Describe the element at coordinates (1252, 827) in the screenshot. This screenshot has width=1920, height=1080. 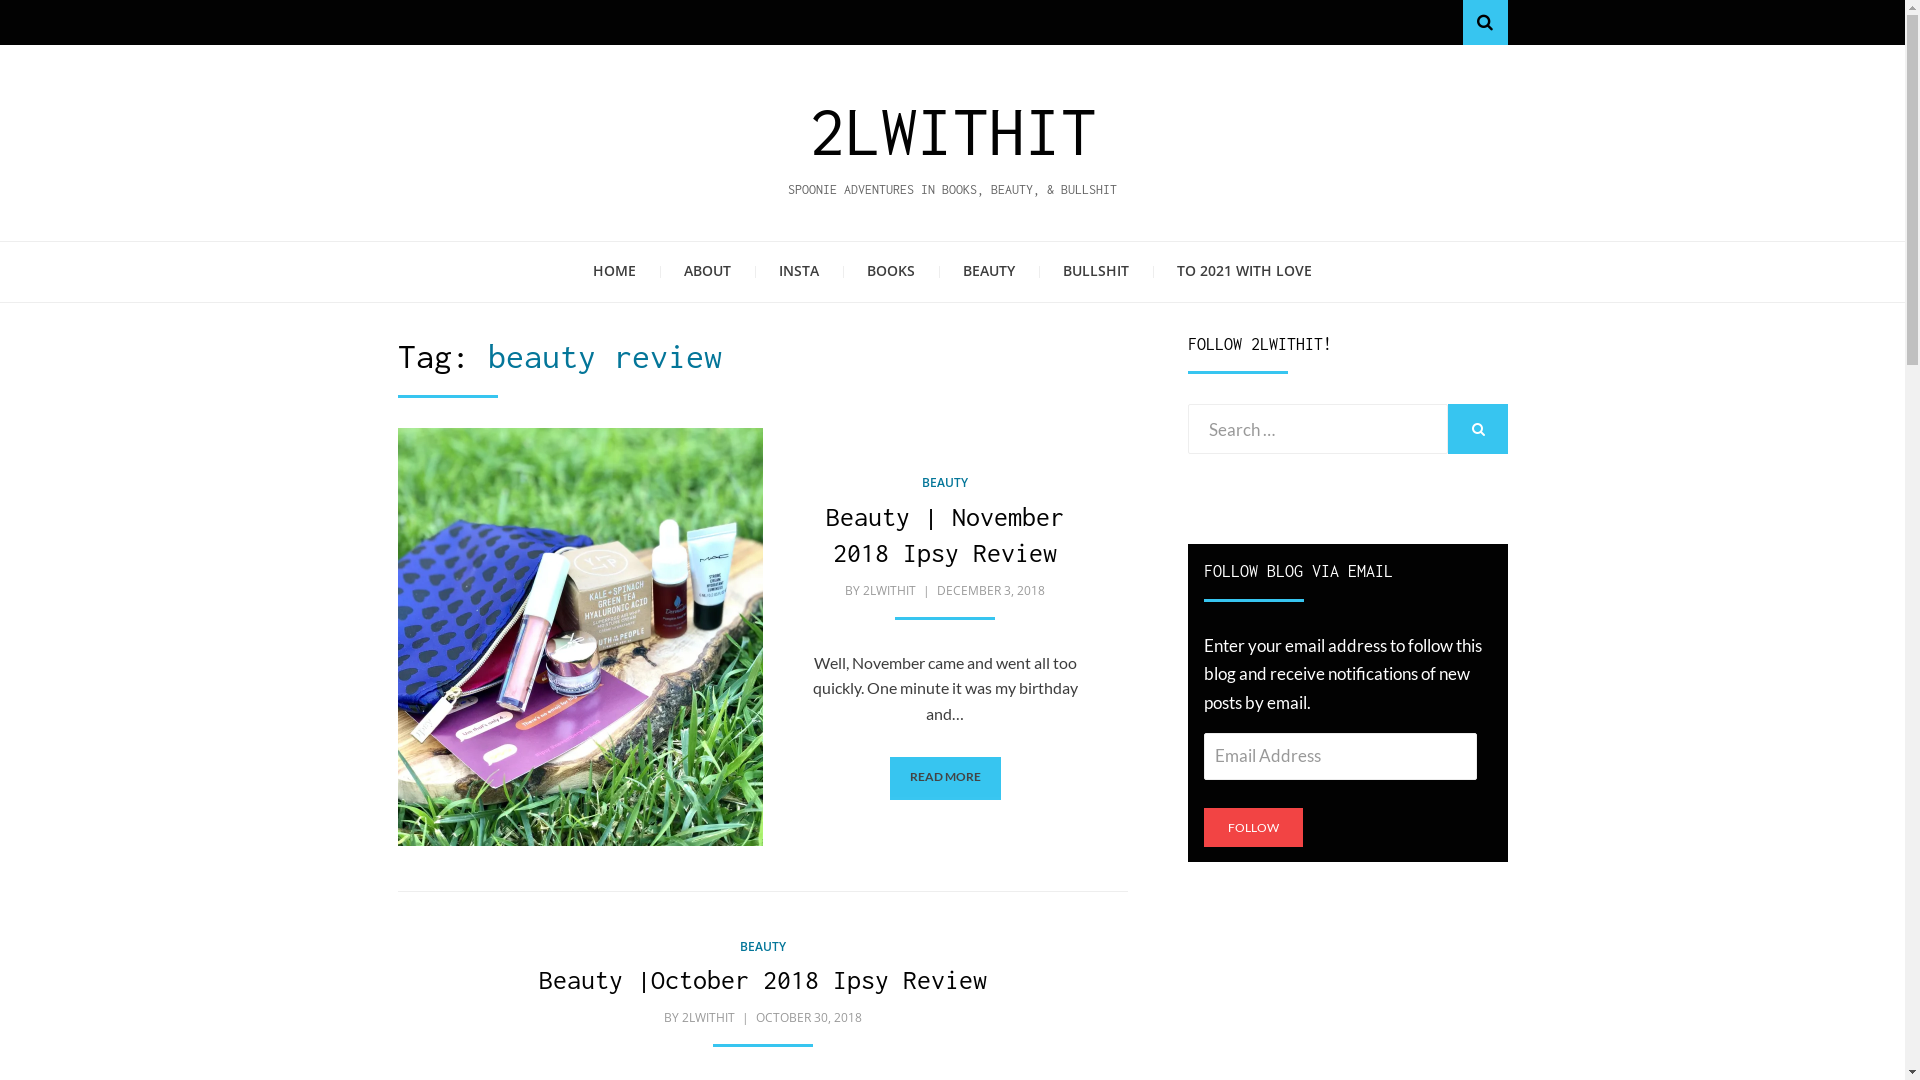
I see `'FOLLOW'` at that location.